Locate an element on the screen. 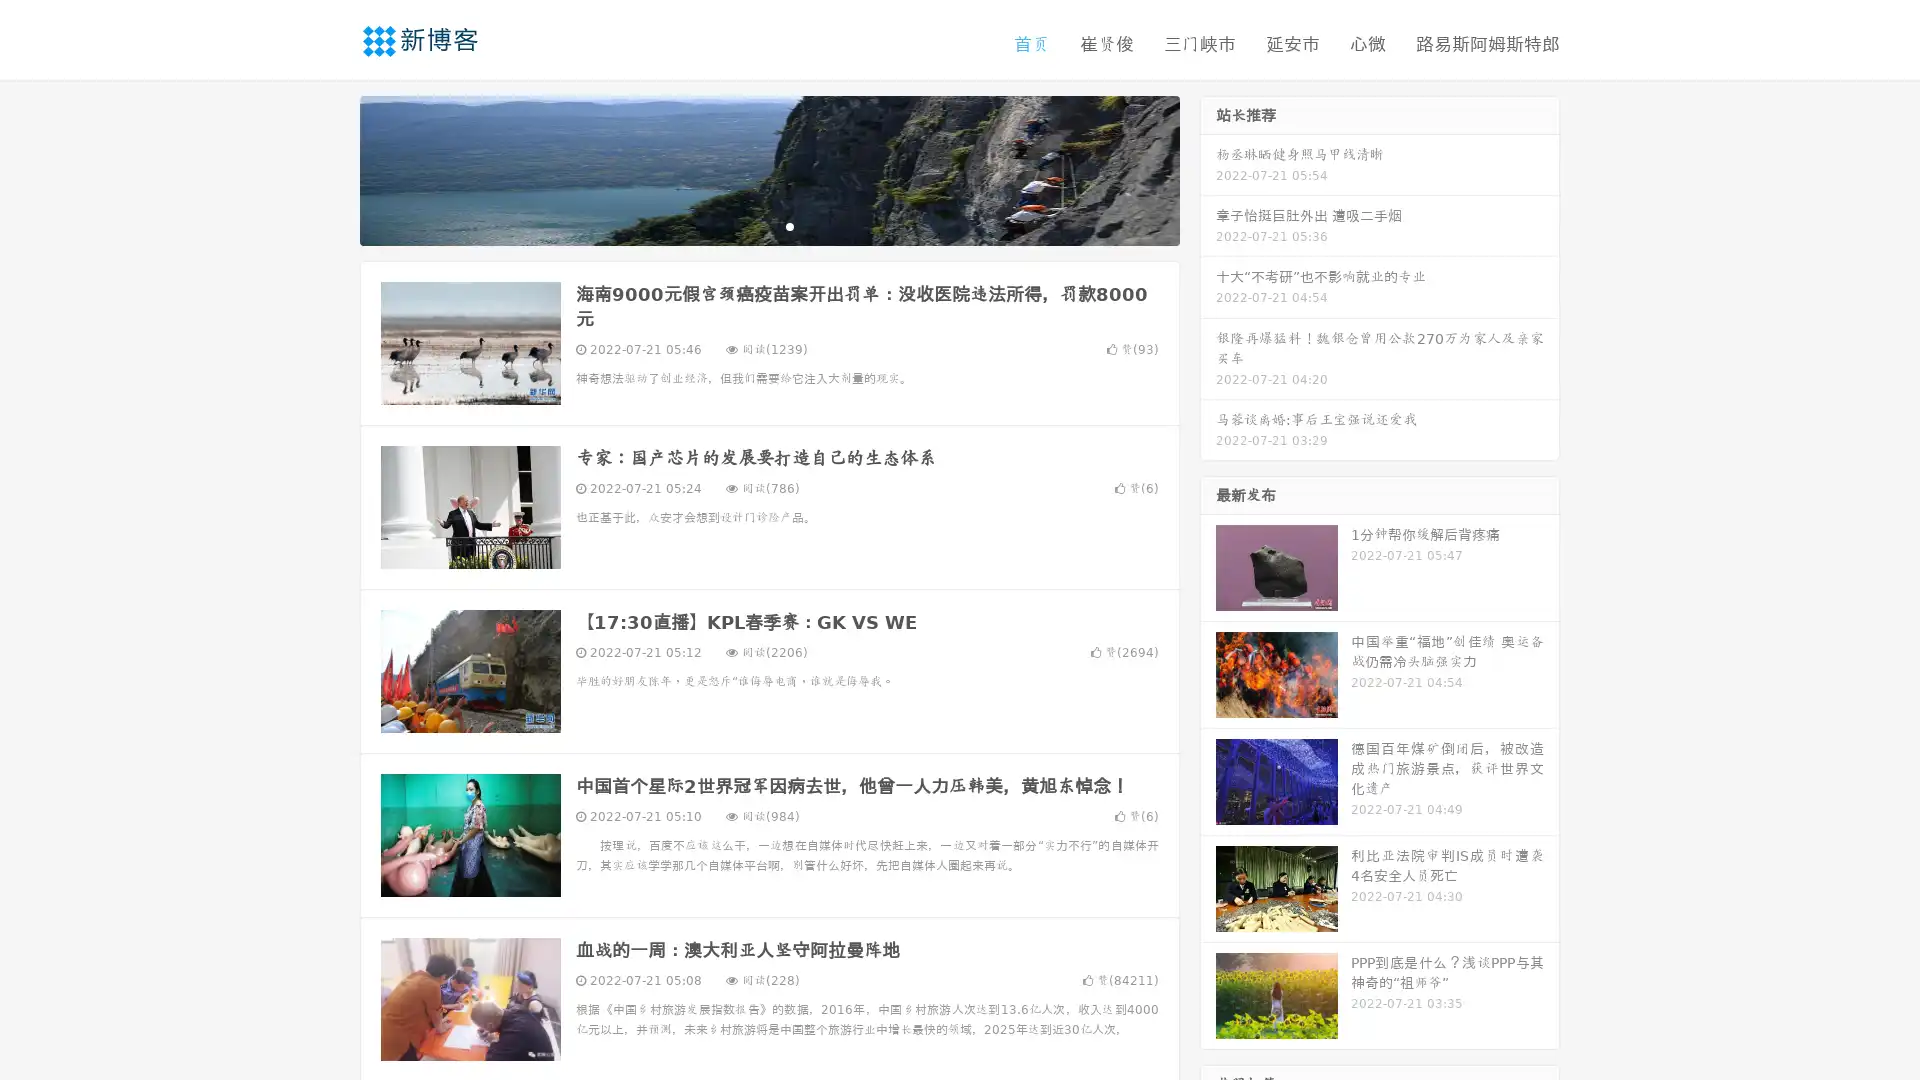 Image resolution: width=1920 pixels, height=1080 pixels. Previous slide is located at coordinates (330, 168).